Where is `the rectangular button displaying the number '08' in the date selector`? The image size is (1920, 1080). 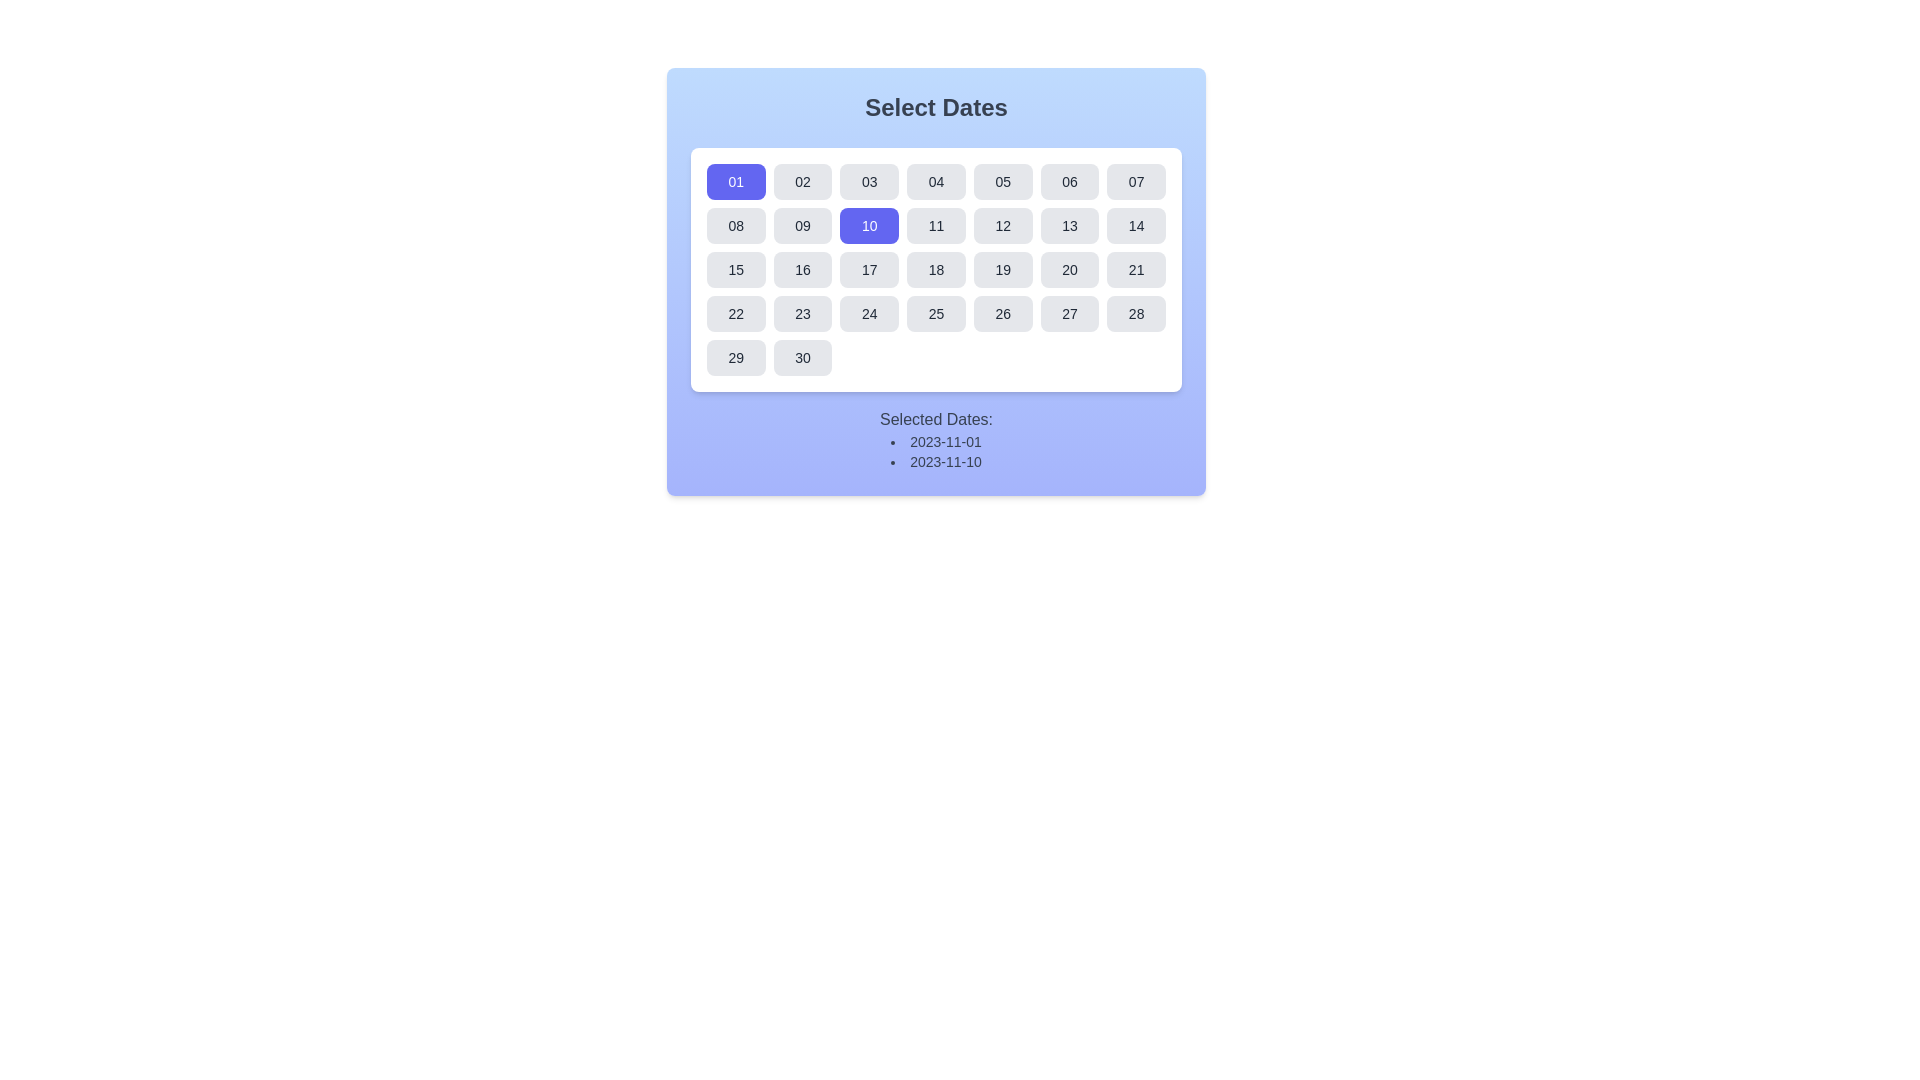 the rectangular button displaying the number '08' in the date selector is located at coordinates (735, 225).